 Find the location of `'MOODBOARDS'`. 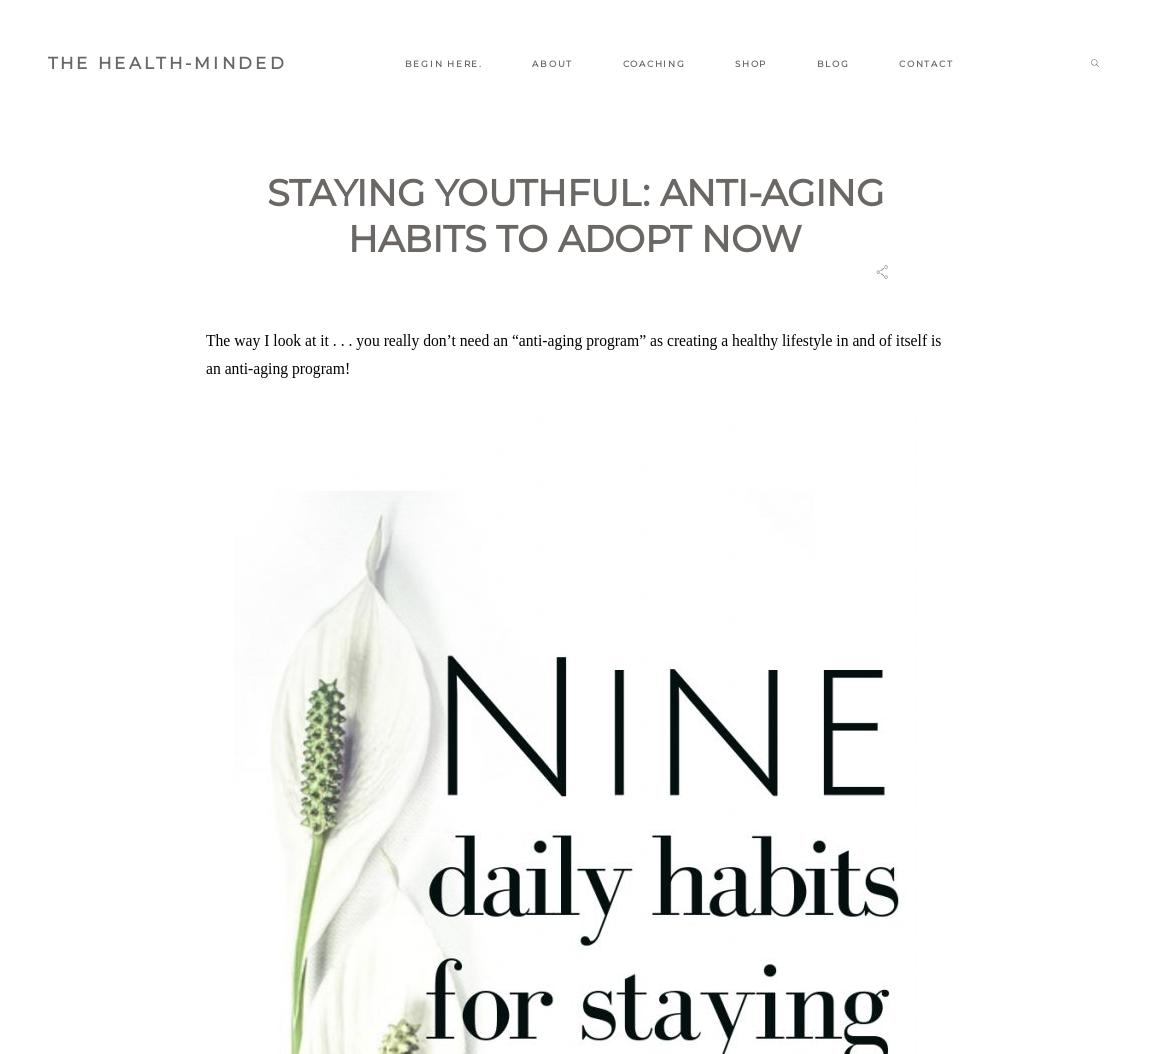

'MOODBOARDS' is located at coordinates (831, 145).